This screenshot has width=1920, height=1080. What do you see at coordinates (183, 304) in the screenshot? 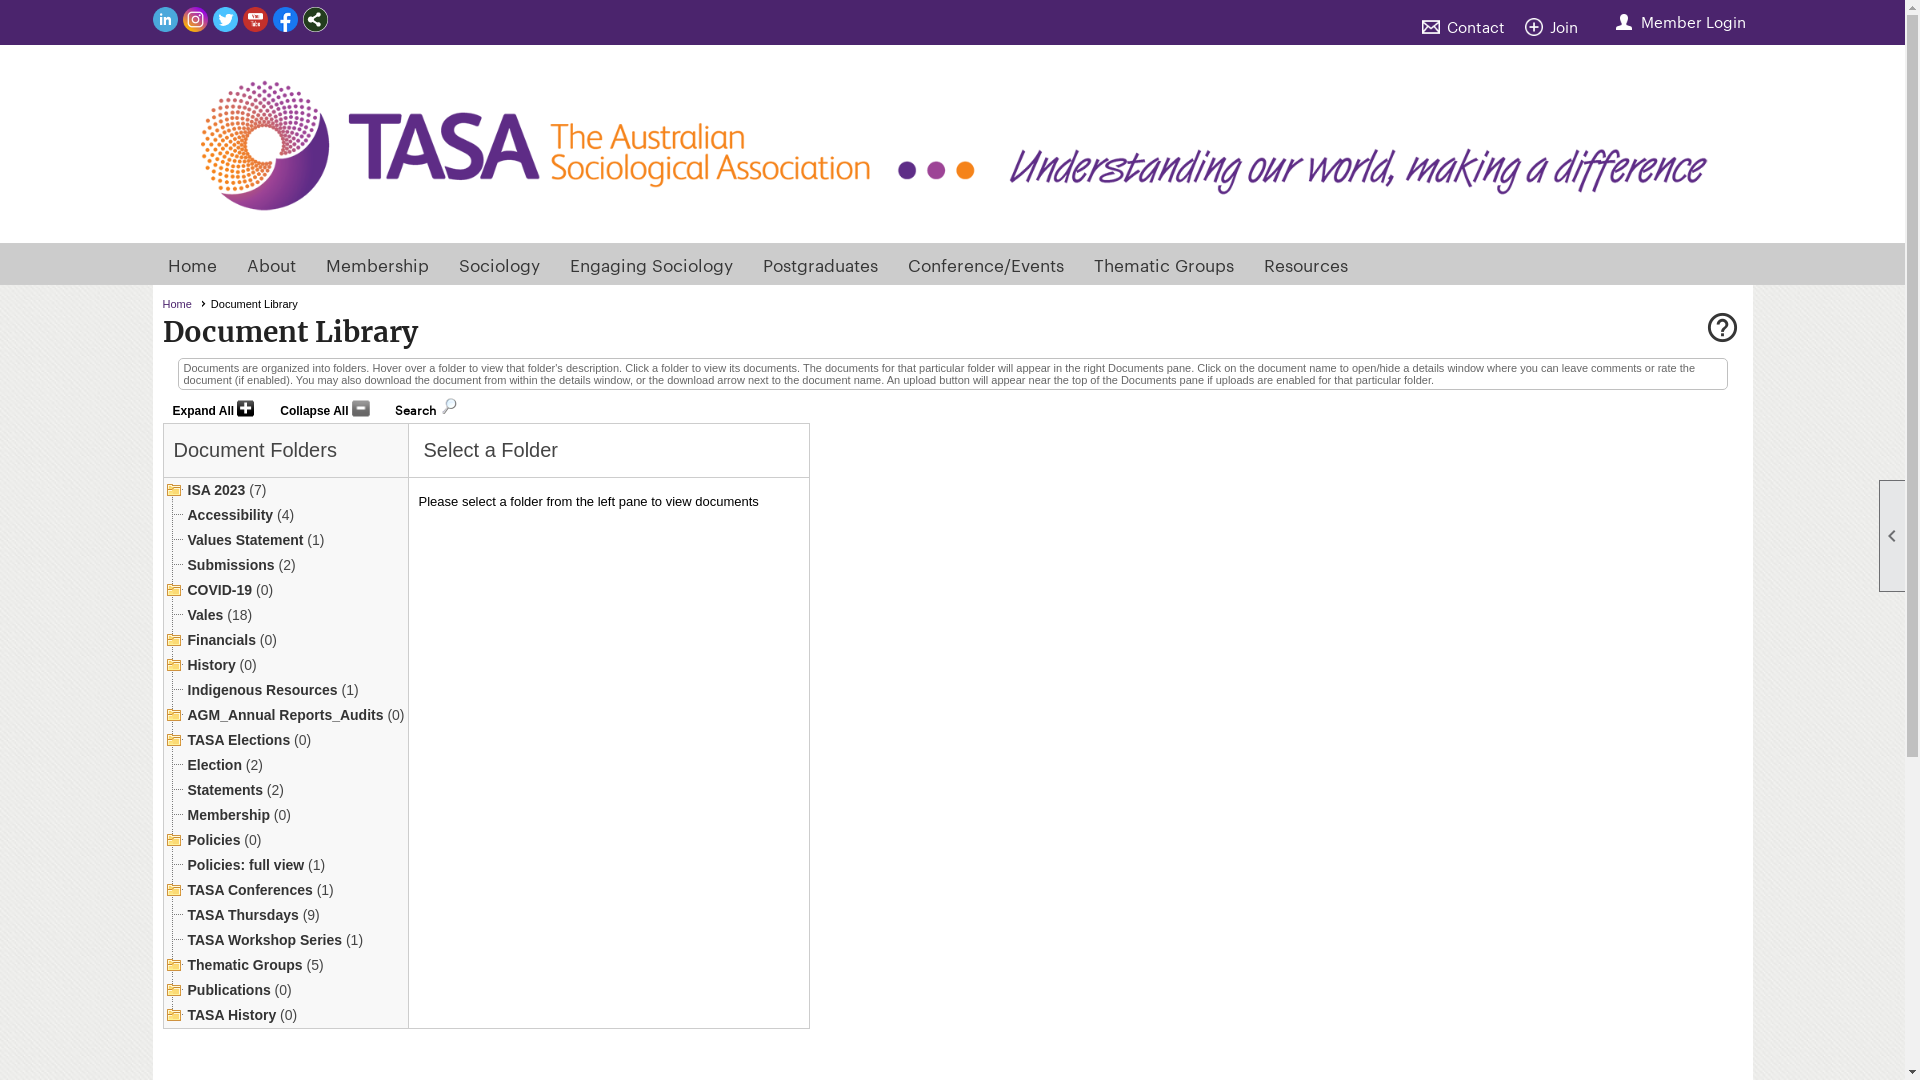
I see `'Home'` at bounding box center [183, 304].